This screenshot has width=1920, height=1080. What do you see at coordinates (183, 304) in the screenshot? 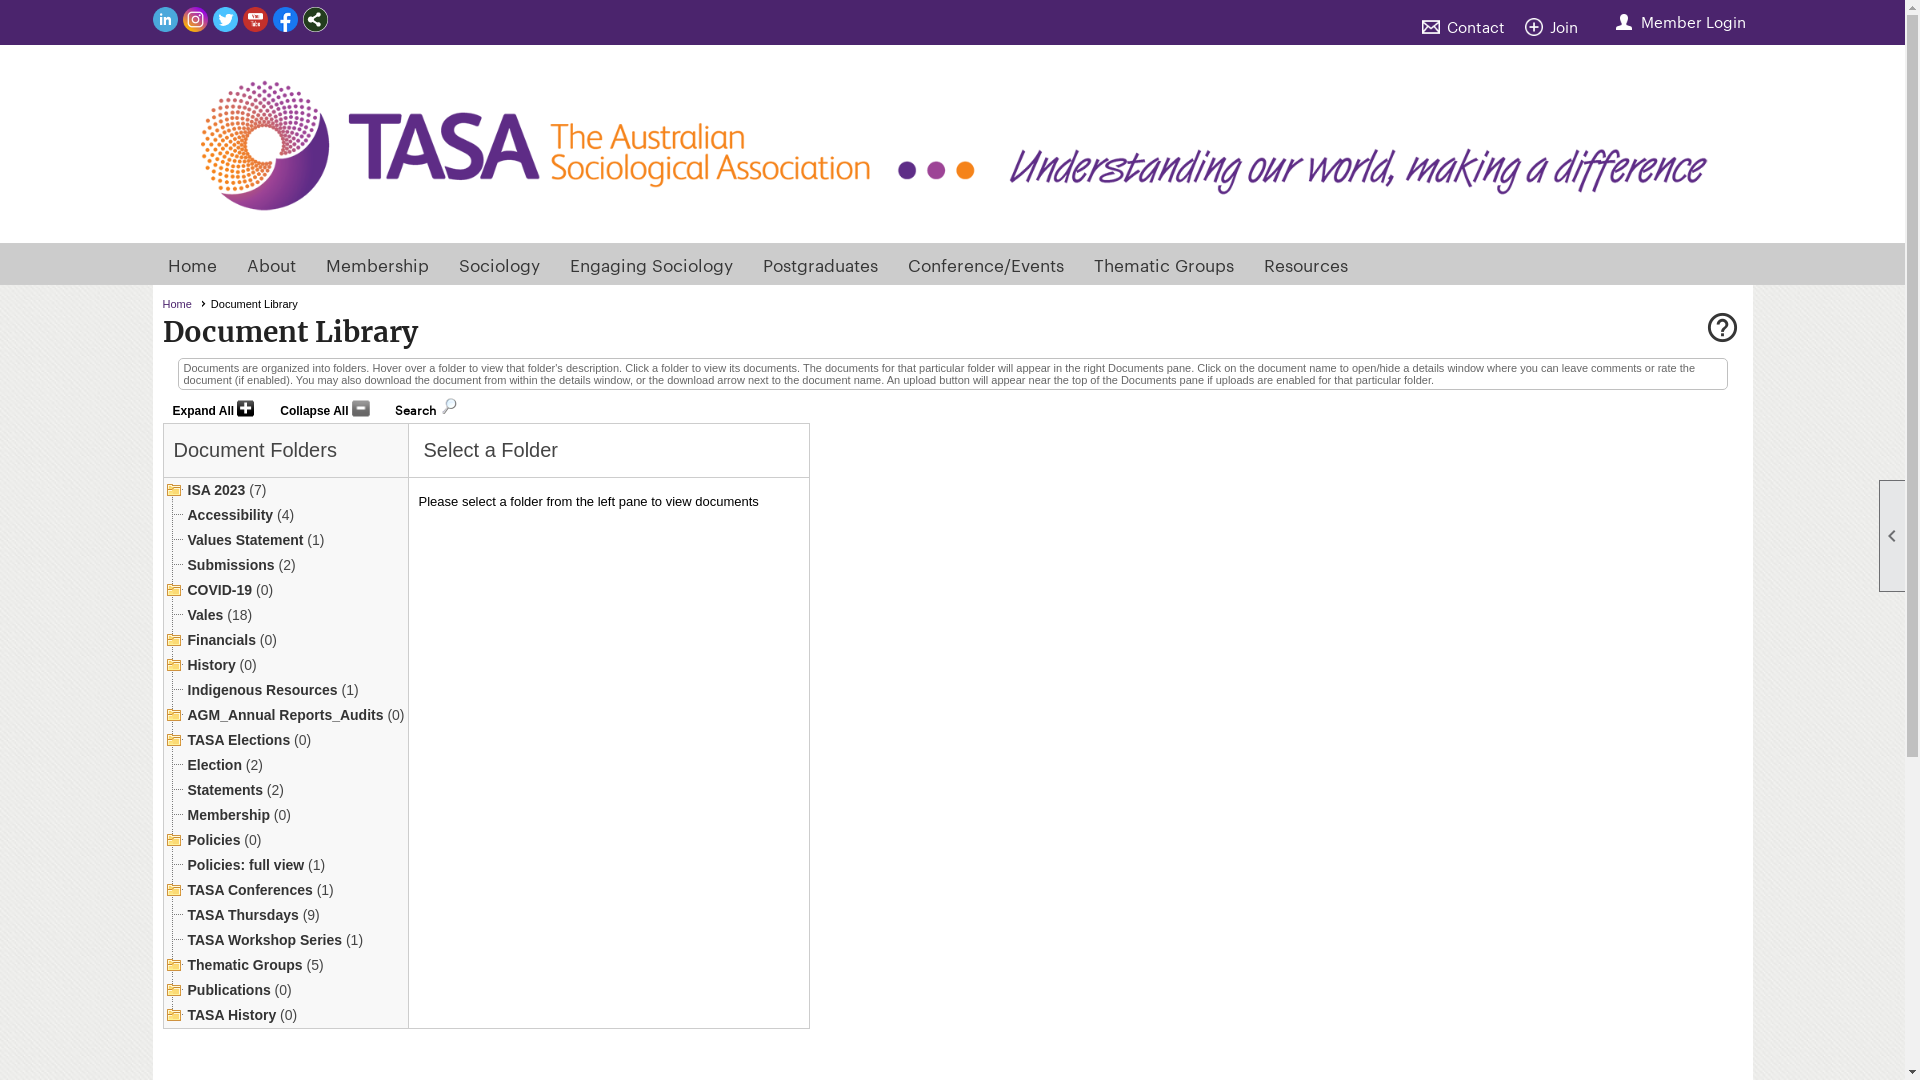
I see `'Home'` at bounding box center [183, 304].